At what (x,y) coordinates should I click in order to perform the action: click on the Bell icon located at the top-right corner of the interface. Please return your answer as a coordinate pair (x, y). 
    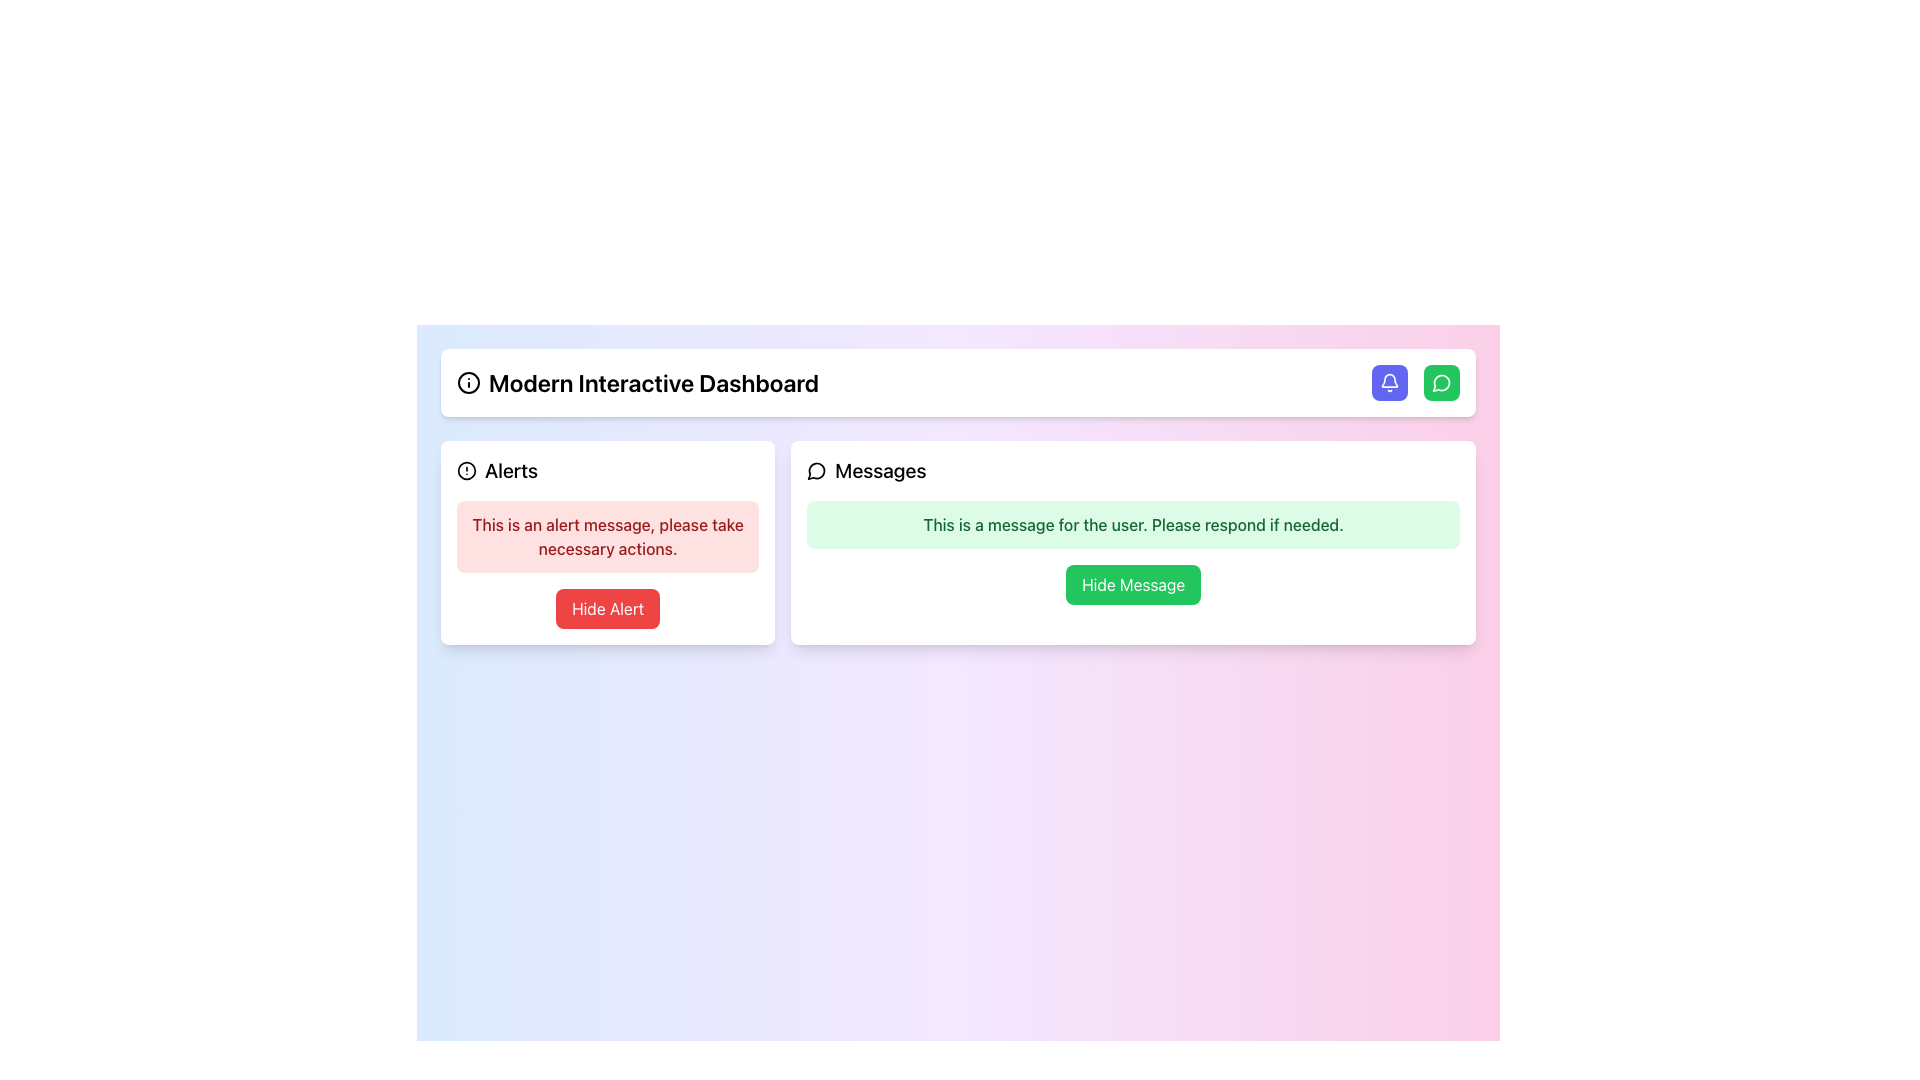
    Looking at the image, I should click on (1389, 382).